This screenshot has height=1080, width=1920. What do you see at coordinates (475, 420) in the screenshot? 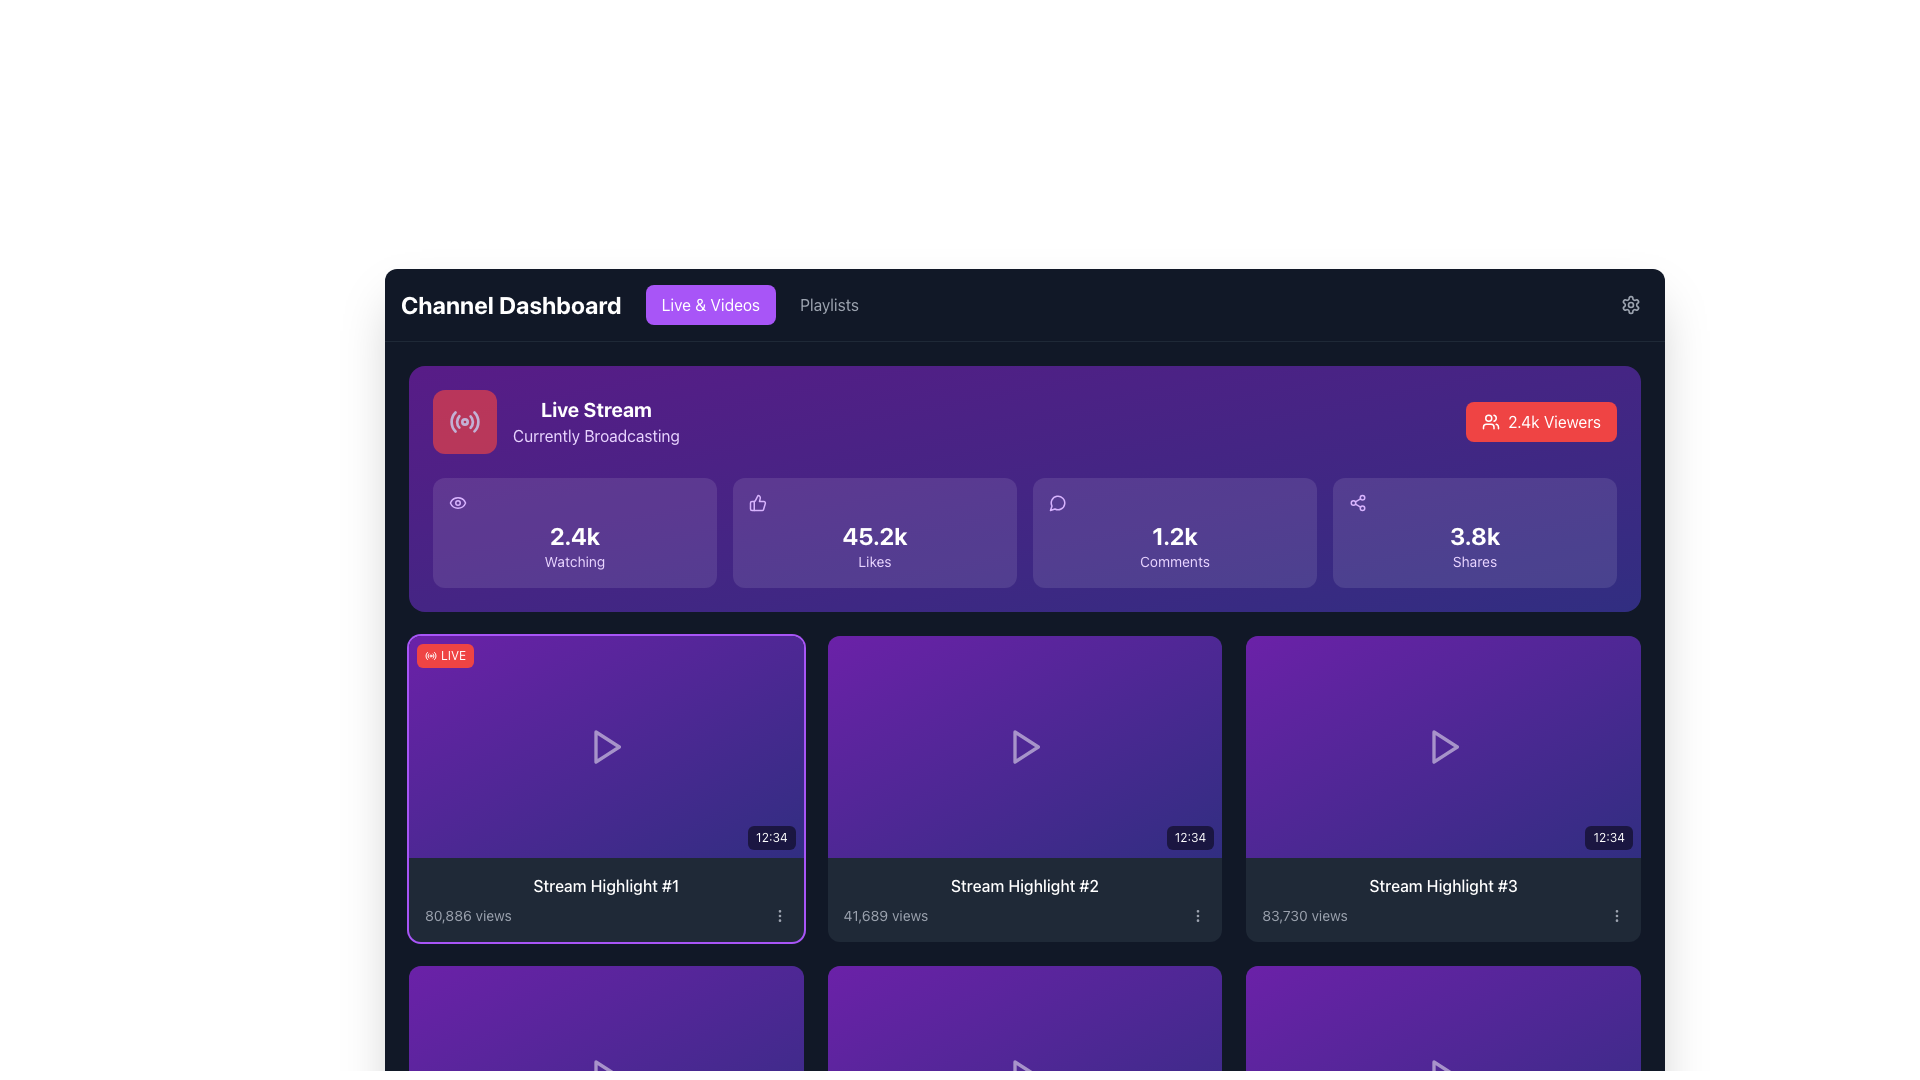
I see `the decorative icon segment that visually represents a part of the 'broadcasting' theme of the 'Live Stream' widget, which is the fifth segment of the radio wave located on the left-hand side of the main dashboard interface` at bounding box center [475, 420].